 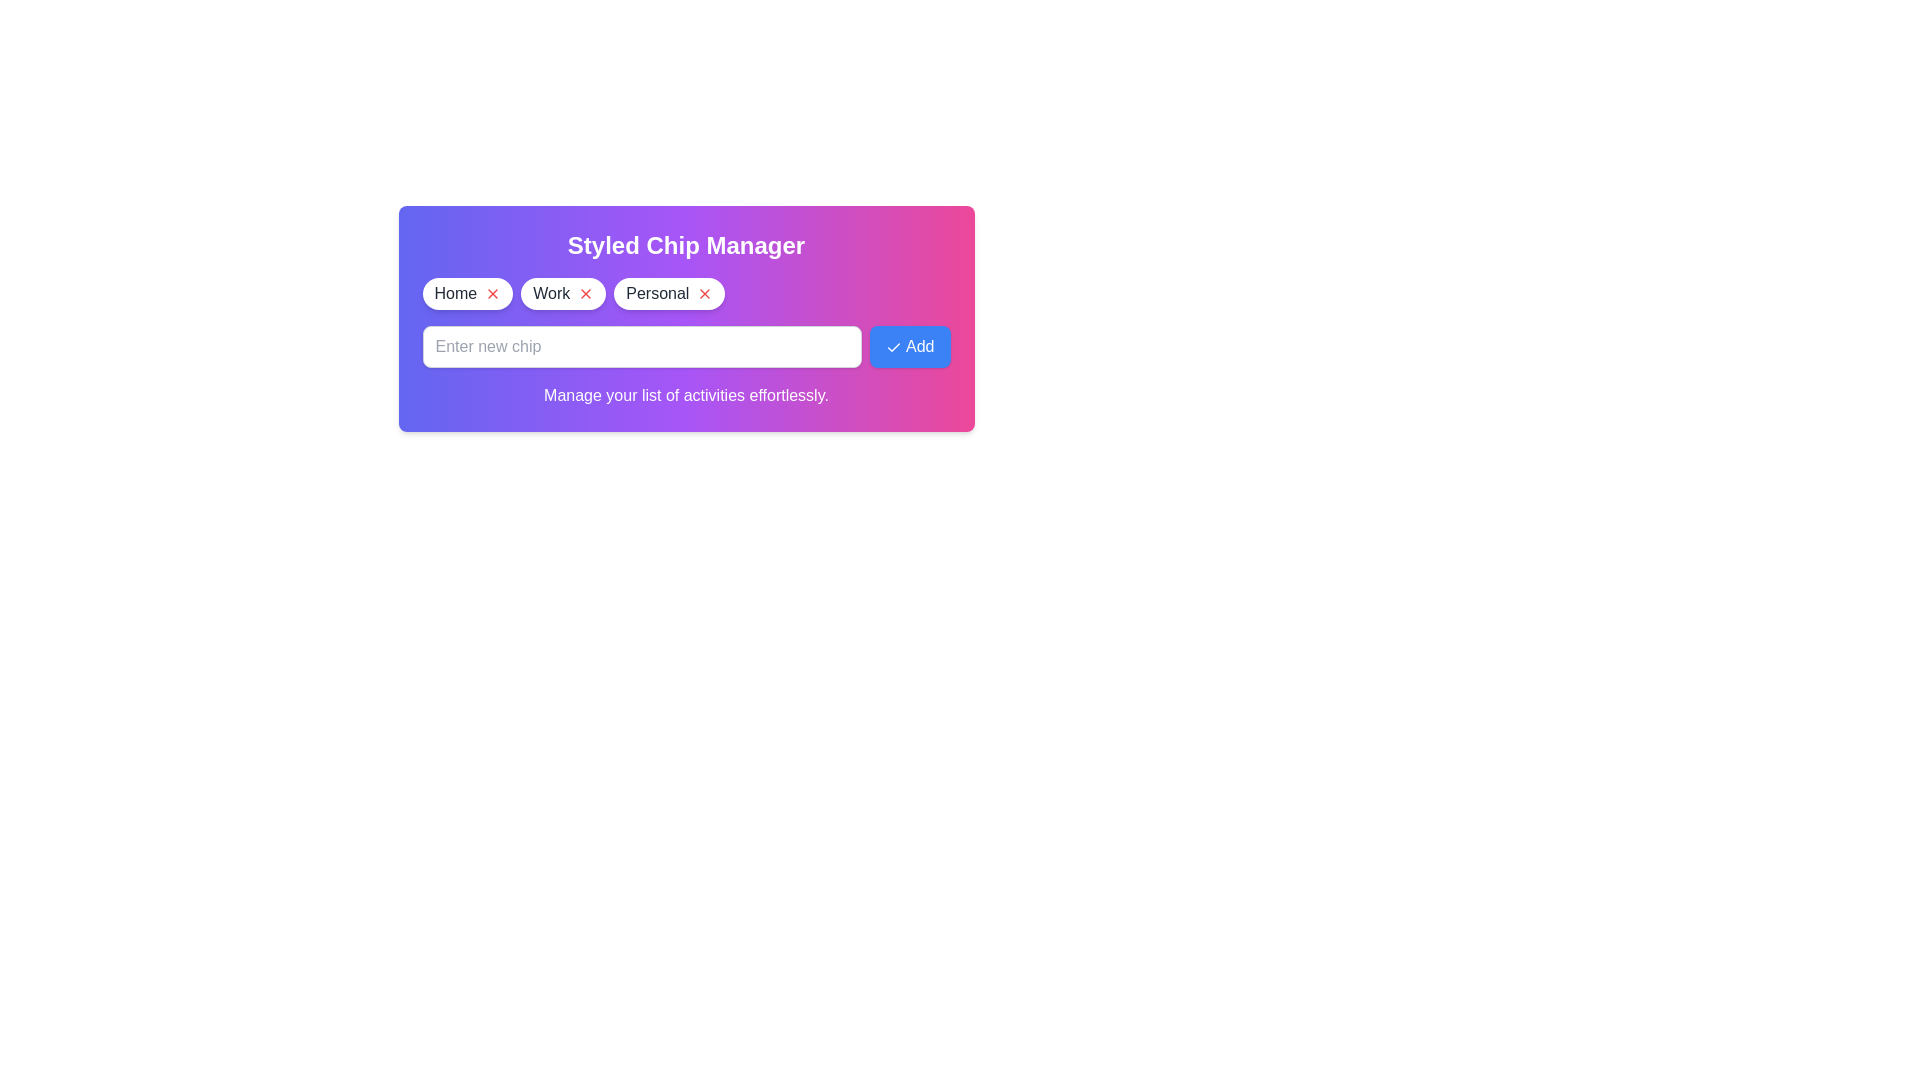 What do you see at coordinates (686, 396) in the screenshot?
I see `the instructional text below the input field` at bounding box center [686, 396].